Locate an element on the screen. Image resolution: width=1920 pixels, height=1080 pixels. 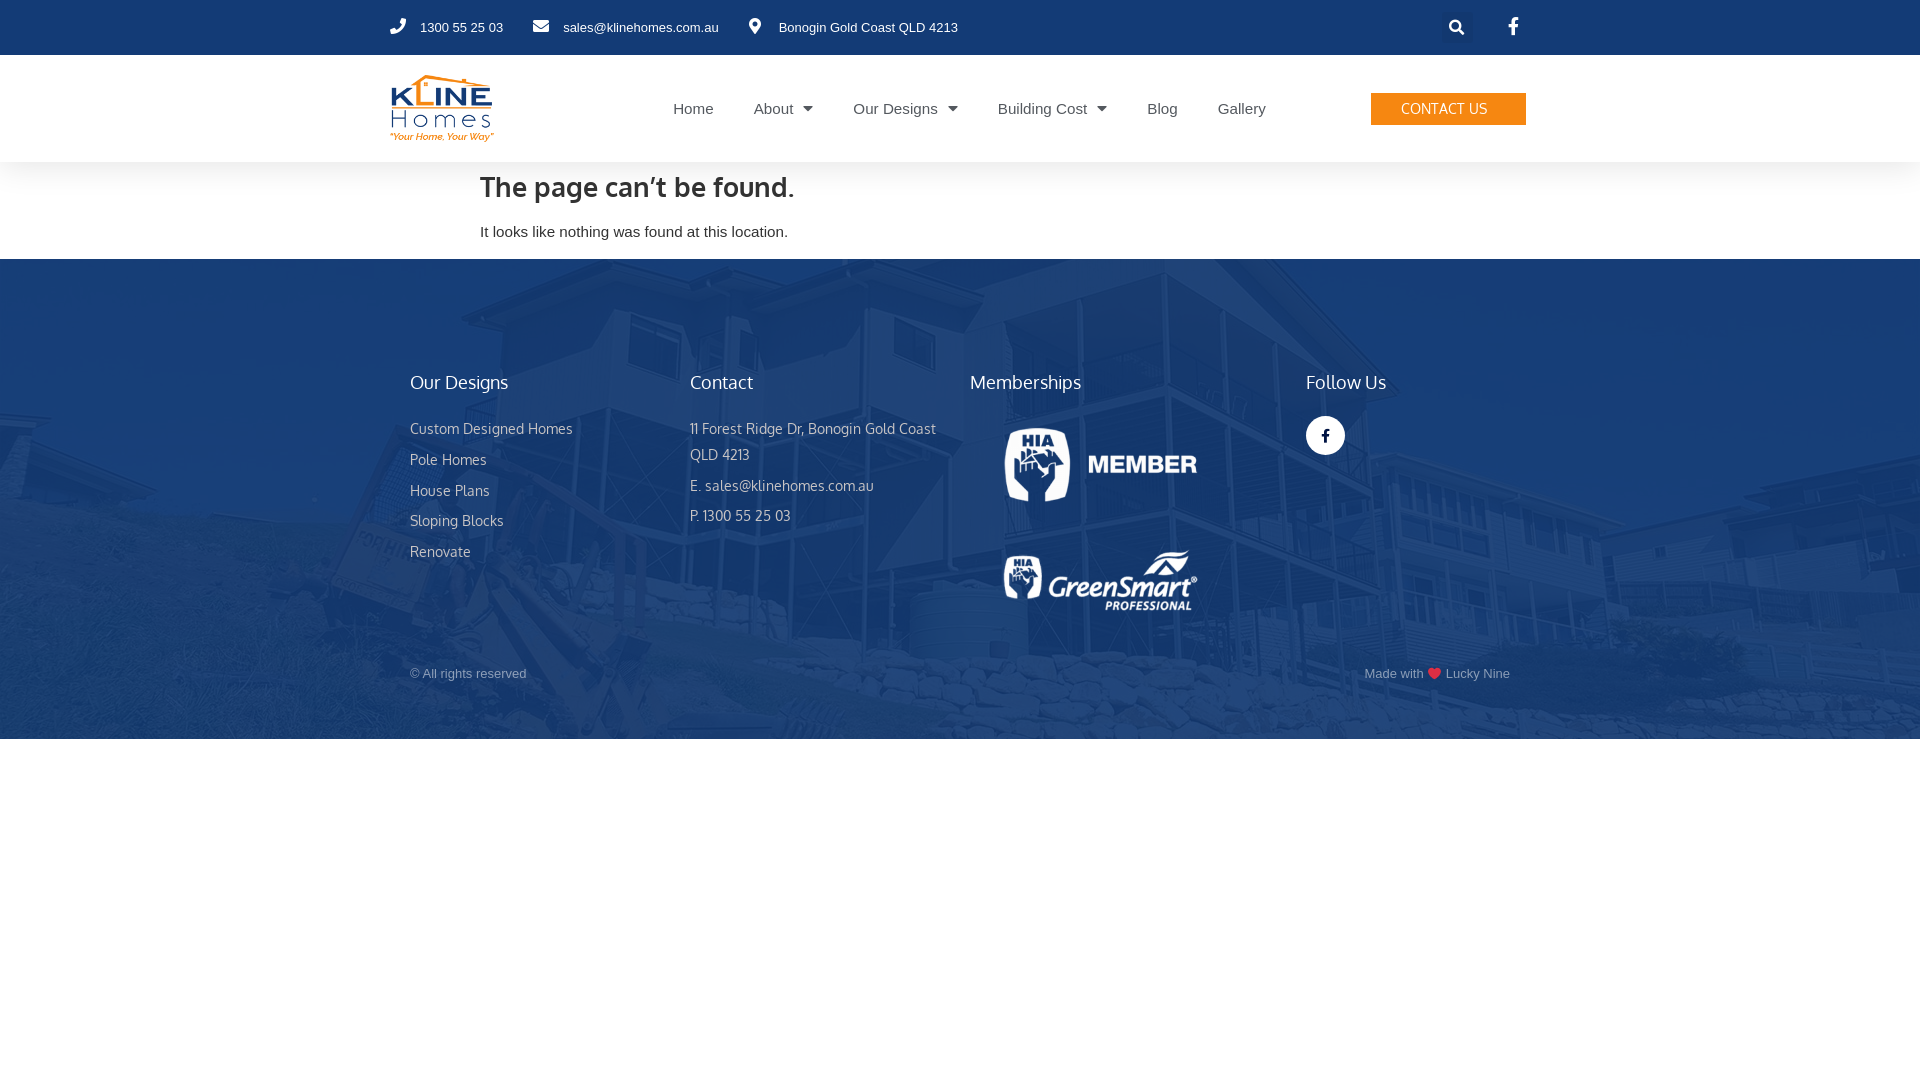
'sales@klinehomes.com.au' is located at coordinates (624, 27).